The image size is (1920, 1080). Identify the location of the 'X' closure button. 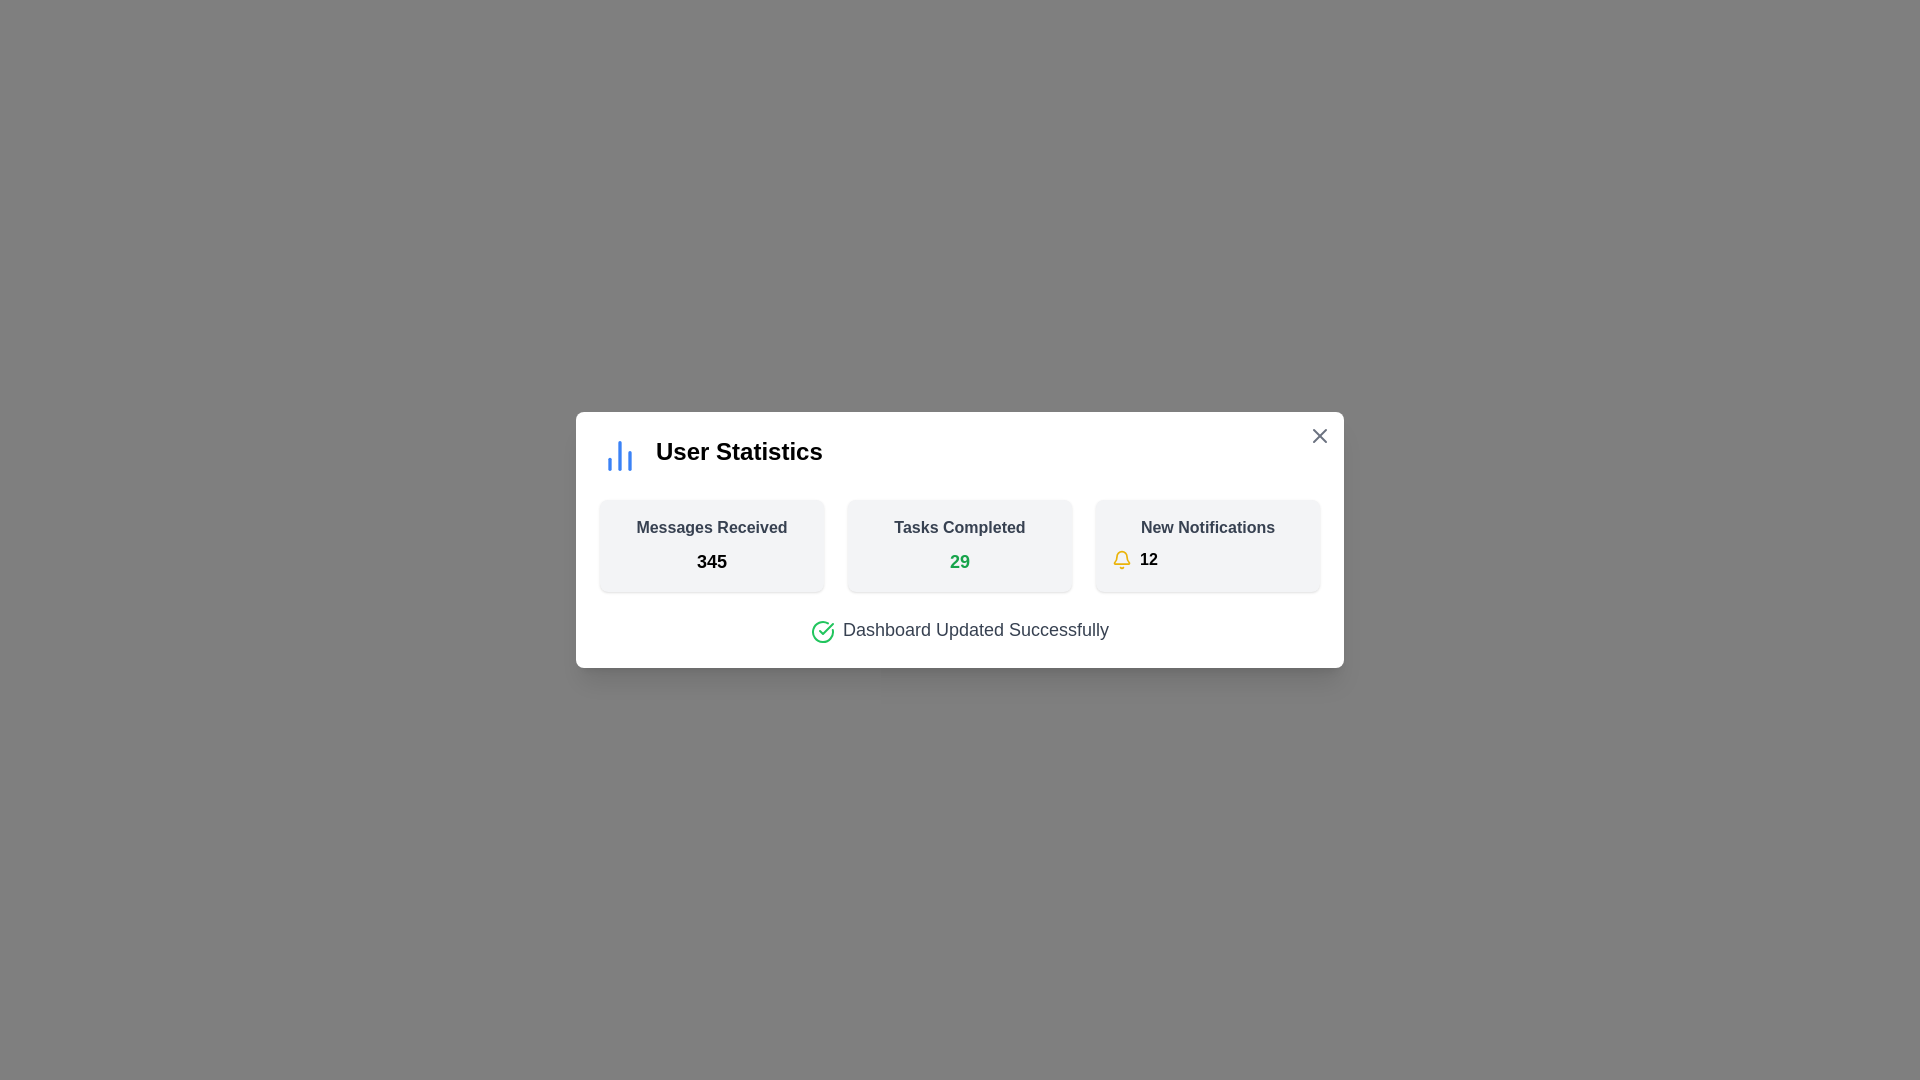
(1320, 434).